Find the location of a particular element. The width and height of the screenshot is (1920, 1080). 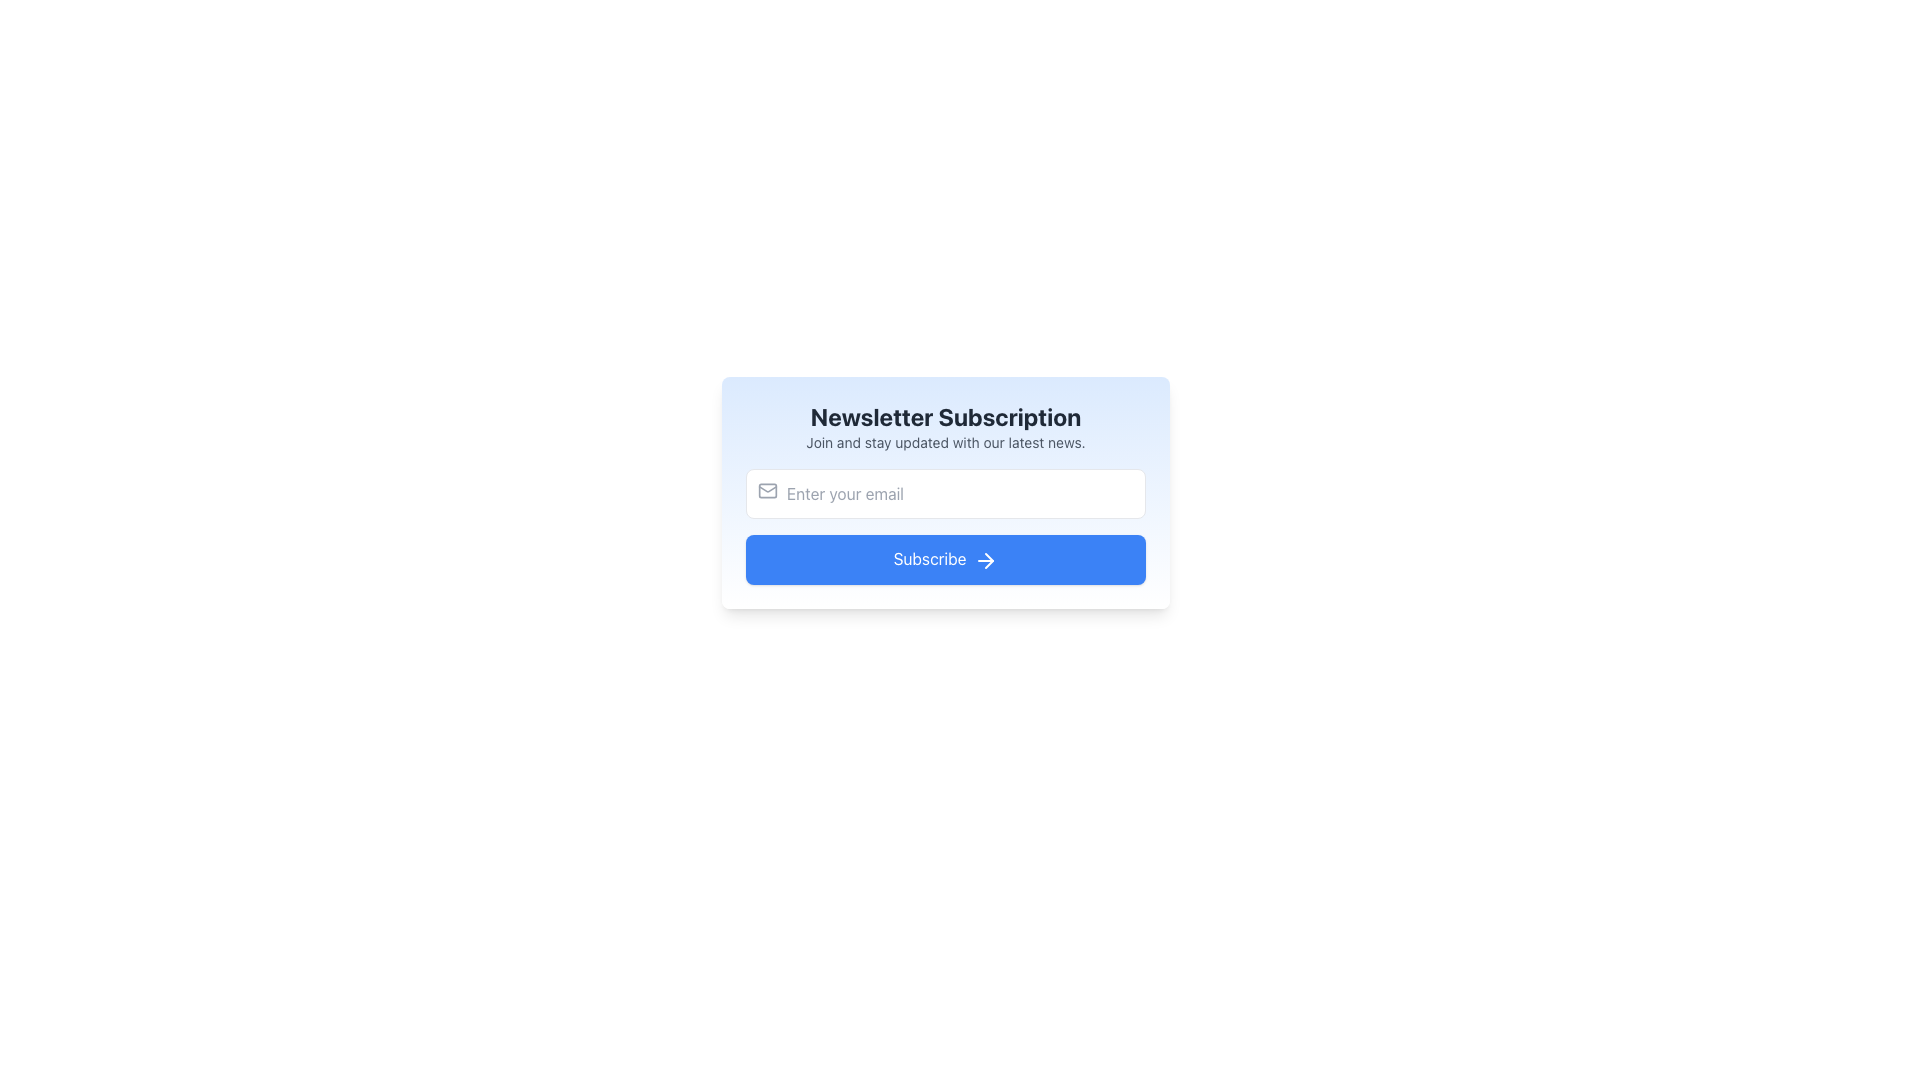

the static text element that provides additional information about the 'Newsletter Subscription' section, located below the header and above the input field is located at coordinates (944, 442).